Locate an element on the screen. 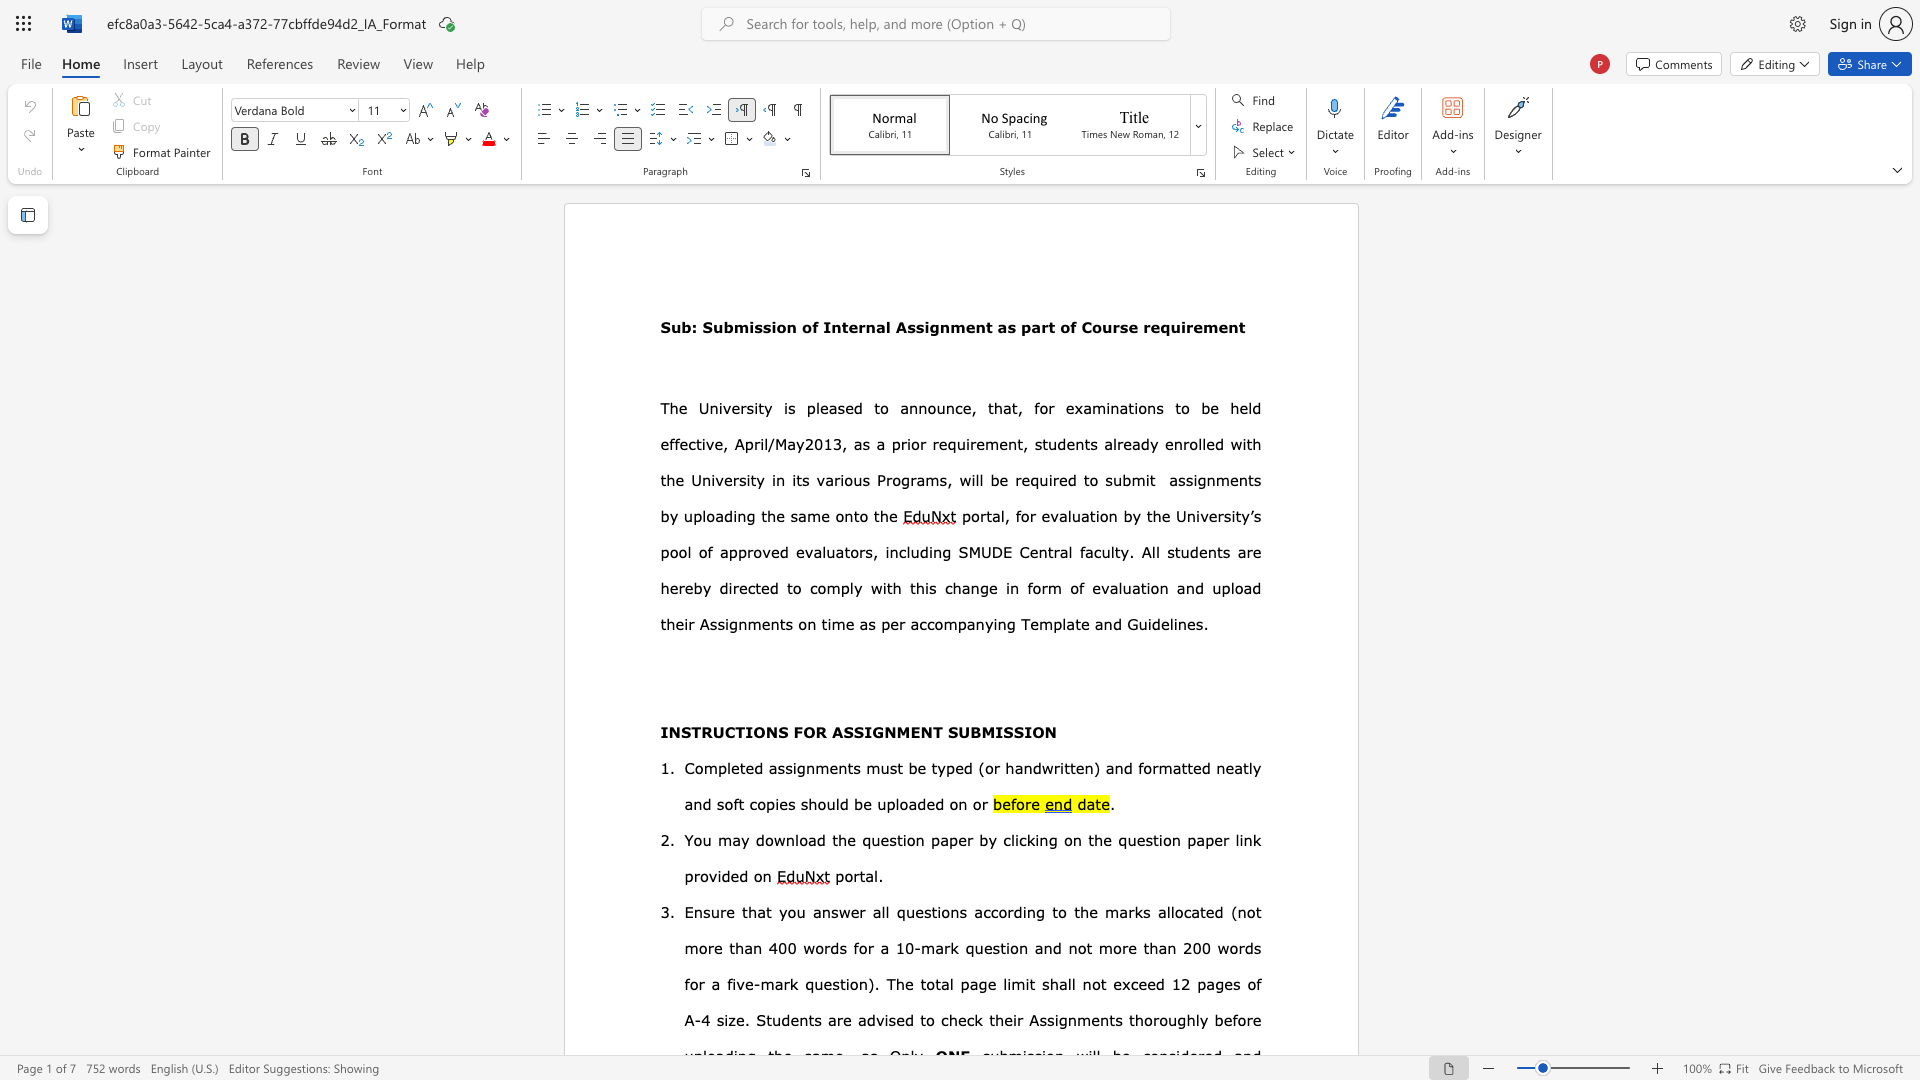  the subset text "ENT SUBMISSION" within the text "INSTRUCTIONS FOR ASSIGNMENT SUBMISSION" is located at coordinates (909, 732).